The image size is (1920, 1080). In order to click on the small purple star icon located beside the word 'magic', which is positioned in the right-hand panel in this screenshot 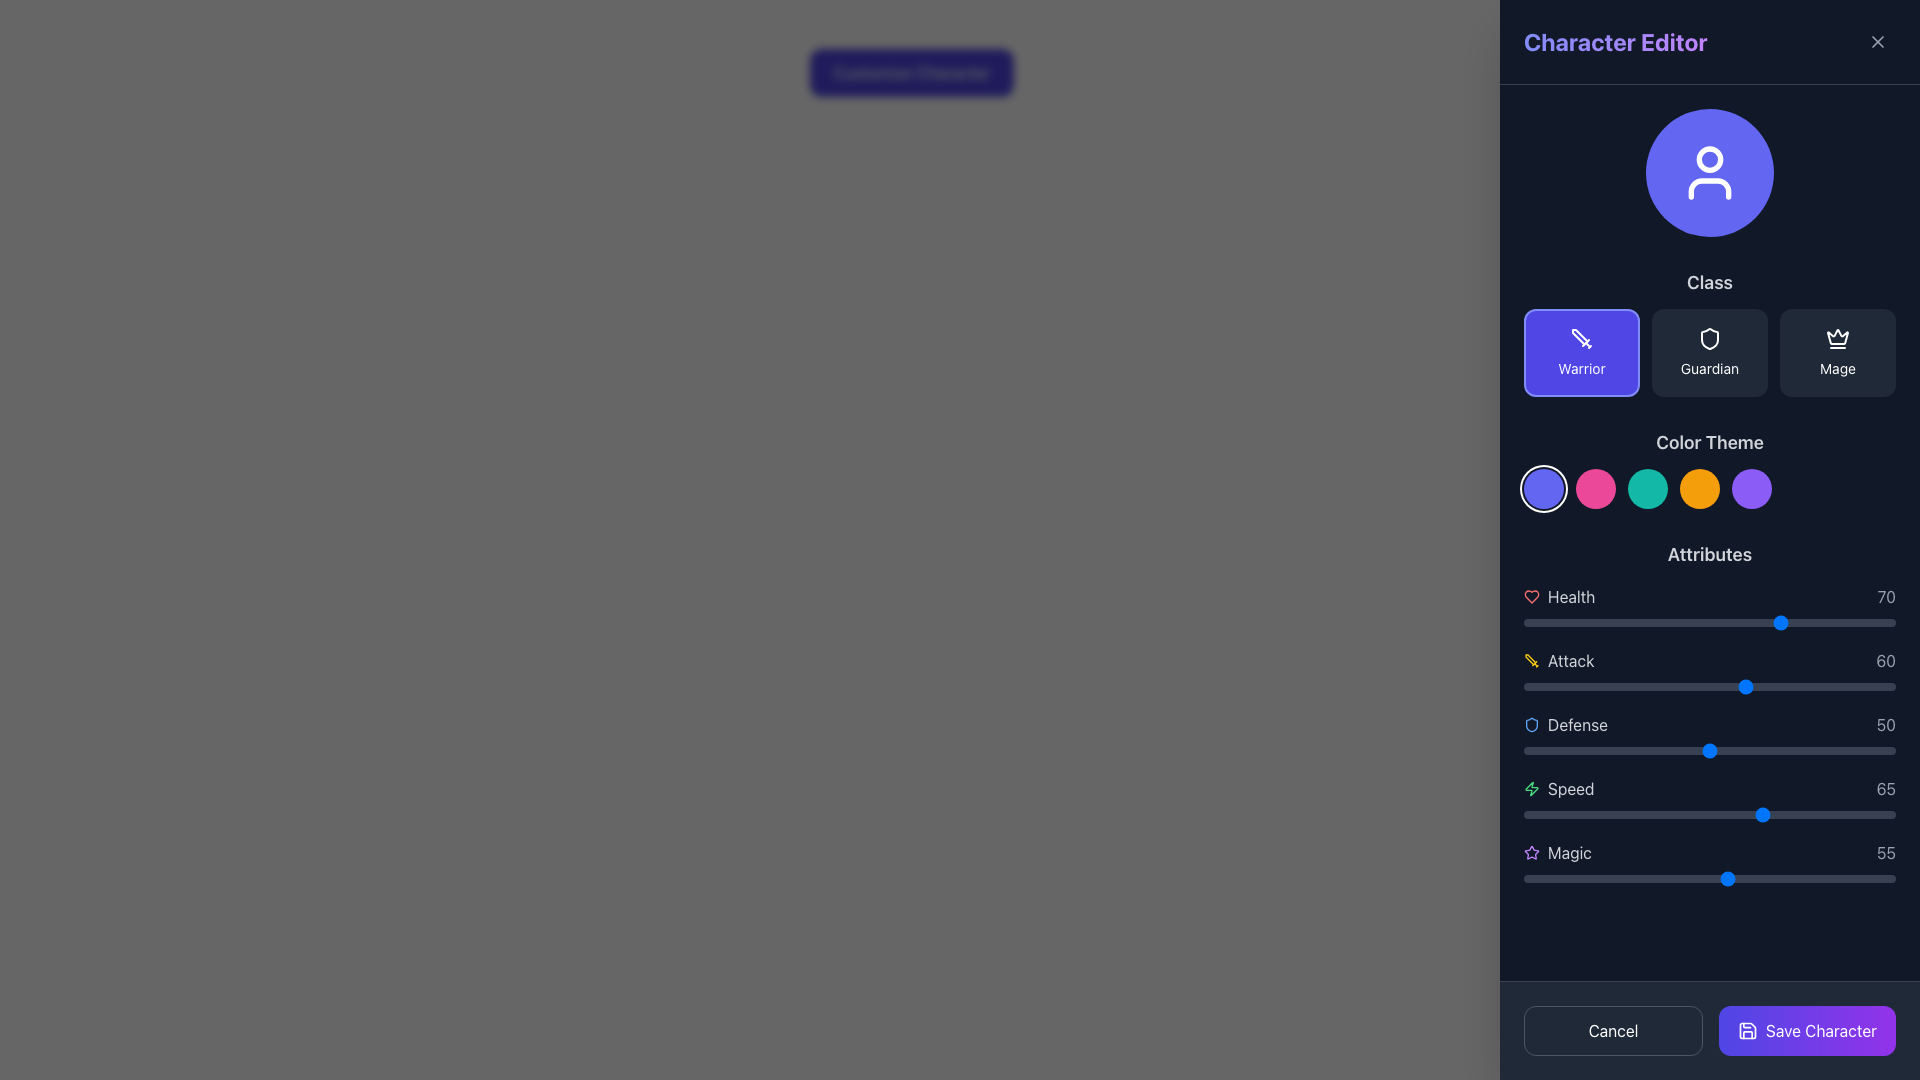, I will do `click(1530, 852)`.